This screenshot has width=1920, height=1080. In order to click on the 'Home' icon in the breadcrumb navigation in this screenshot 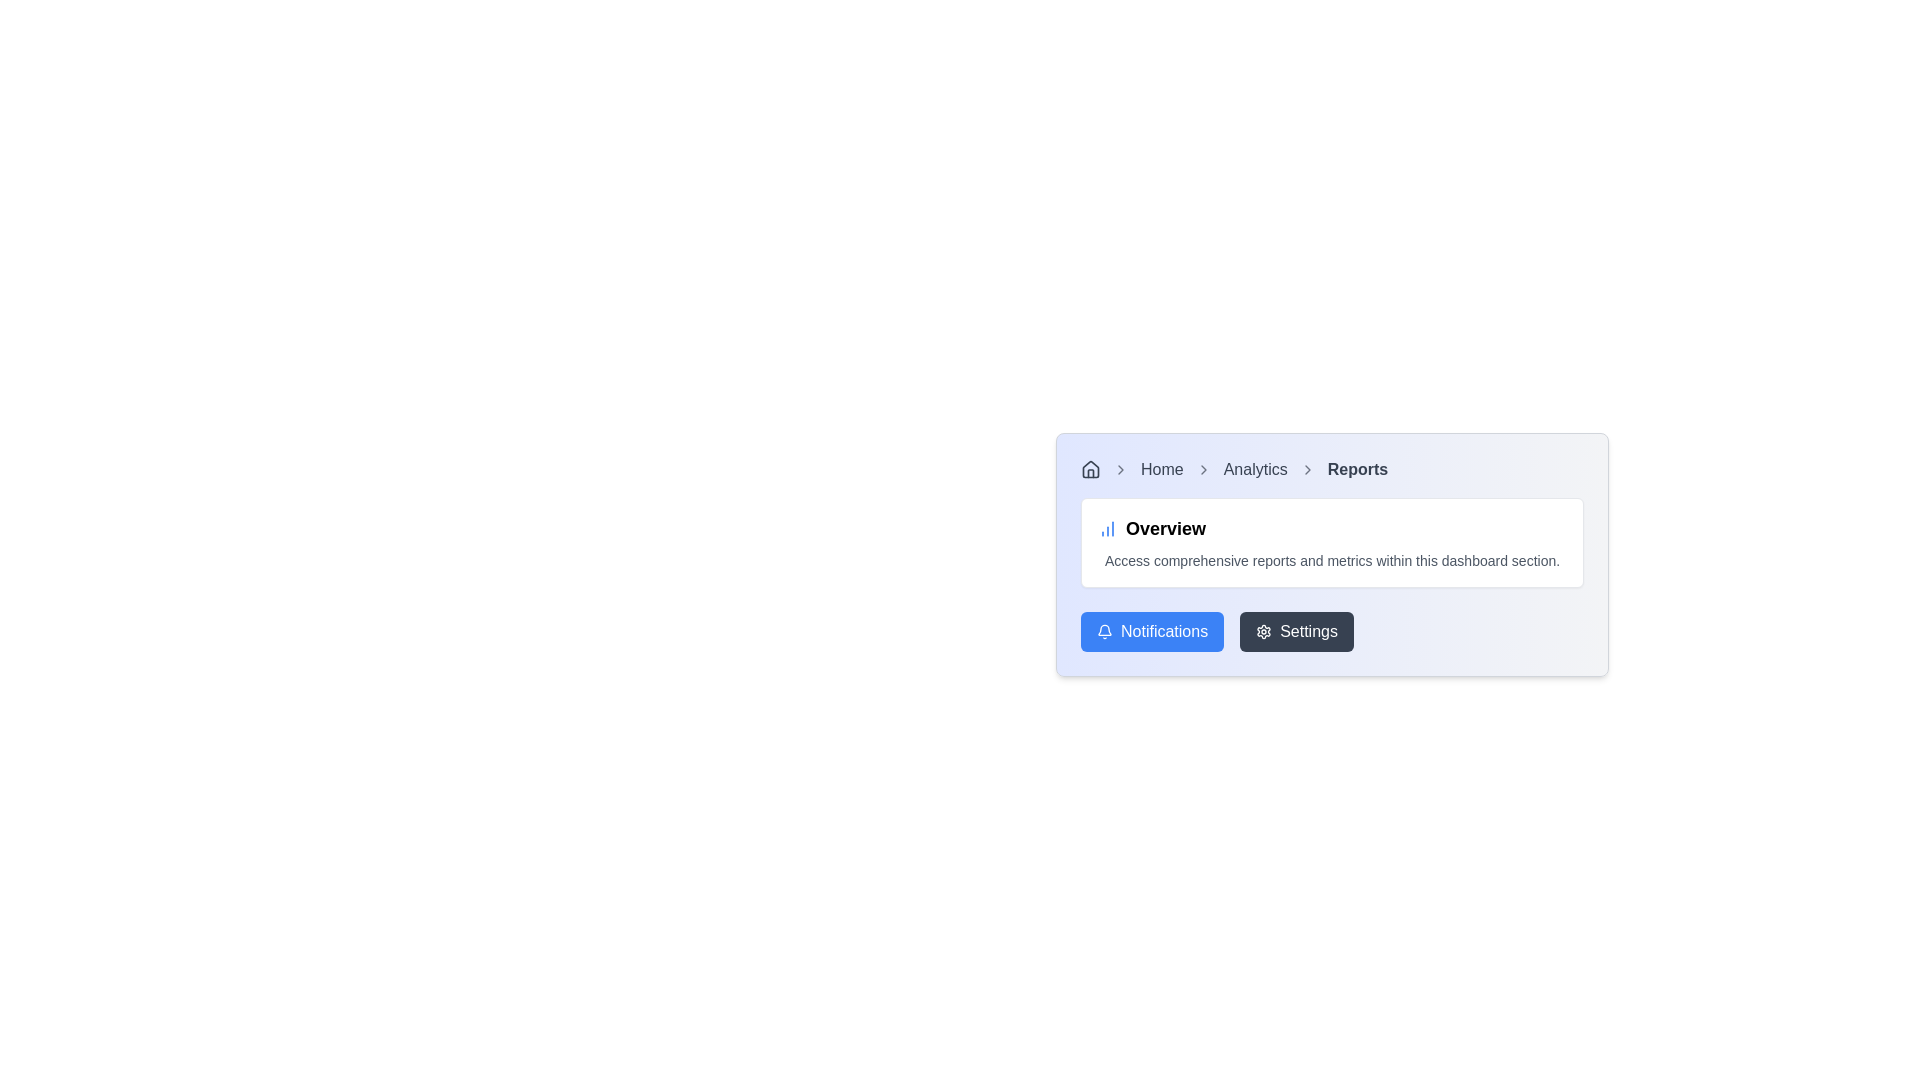, I will do `click(1089, 470)`.